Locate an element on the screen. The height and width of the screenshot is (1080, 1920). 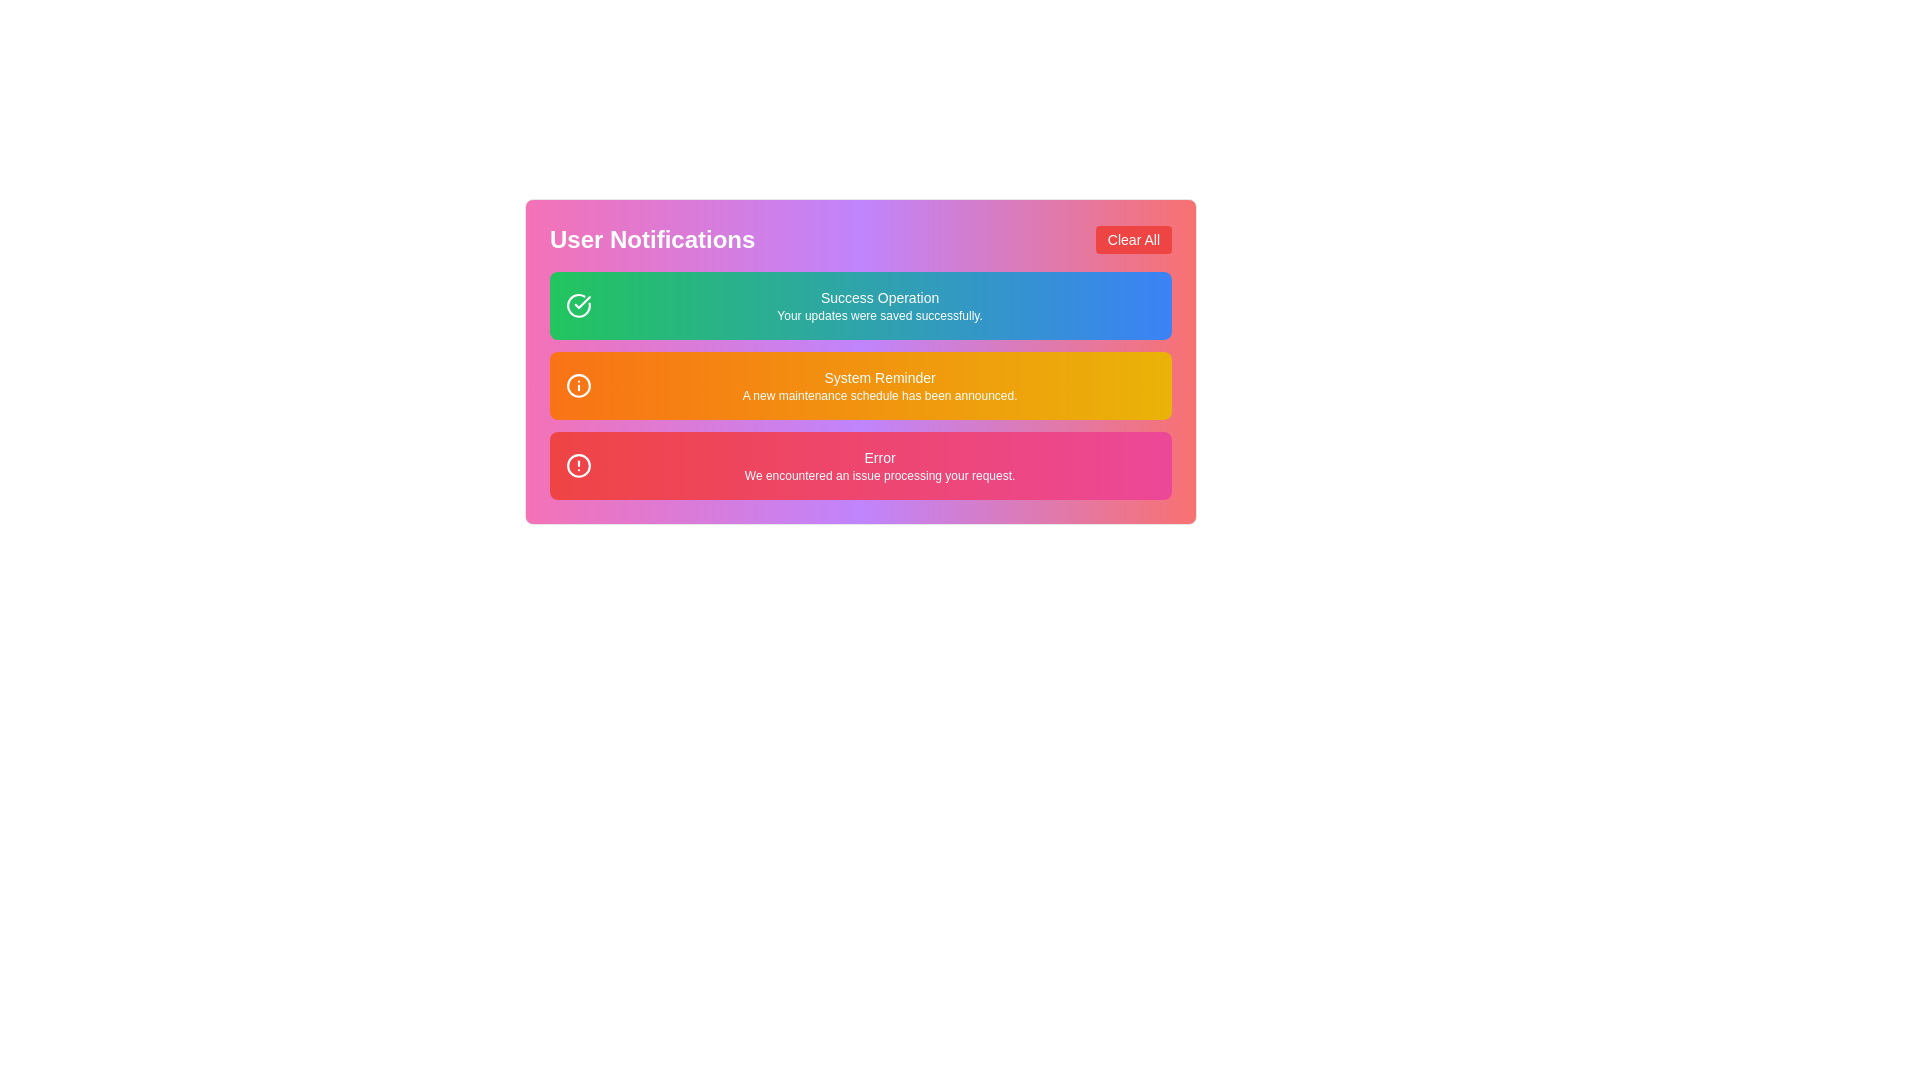
the static text saying 'Your updates were saved successfully' located beneath the 'Success Operation' message in the topmost notification box is located at coordinates (880, 315).